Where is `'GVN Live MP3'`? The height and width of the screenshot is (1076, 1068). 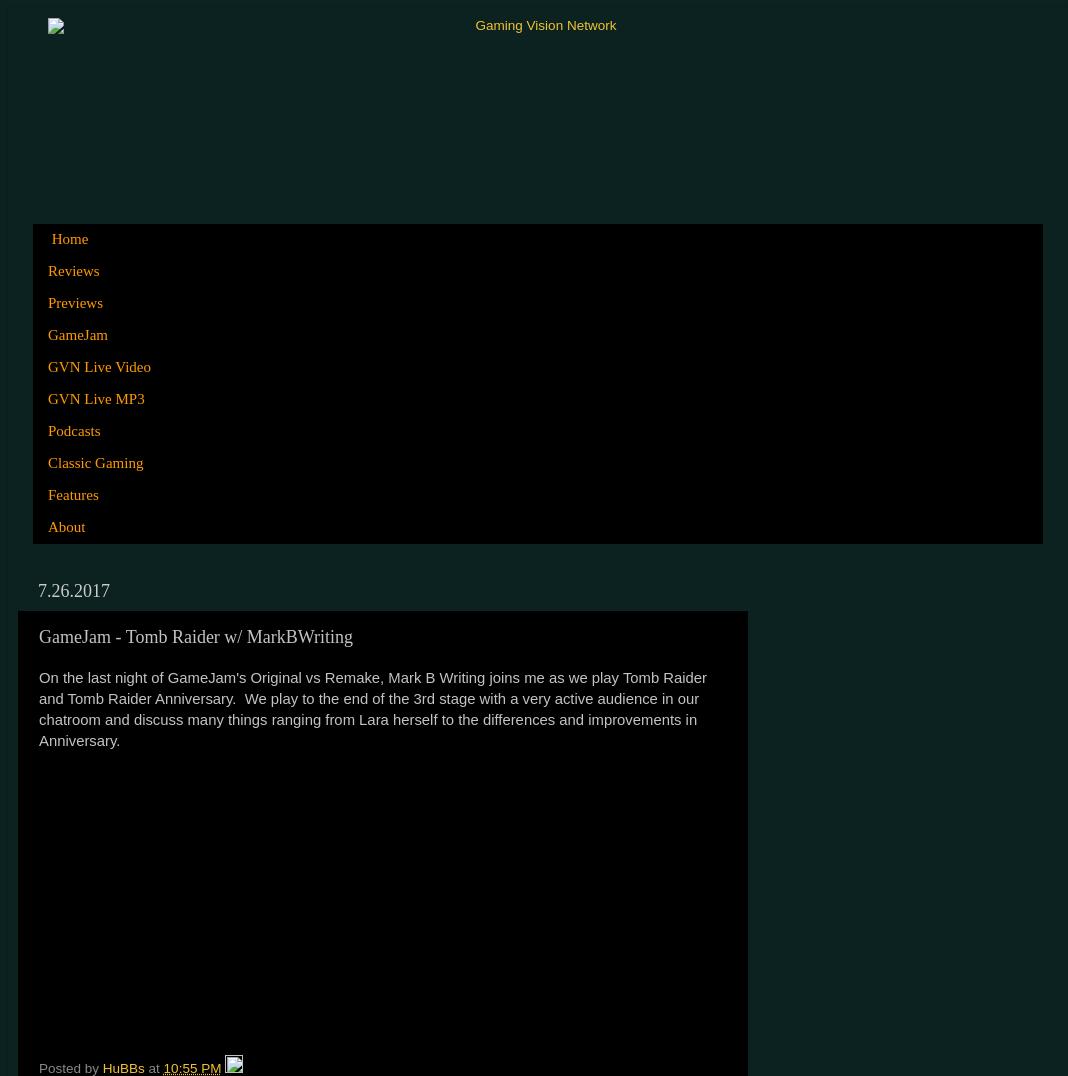
'GVN Live MP3' is located at coordinates (95, 397).